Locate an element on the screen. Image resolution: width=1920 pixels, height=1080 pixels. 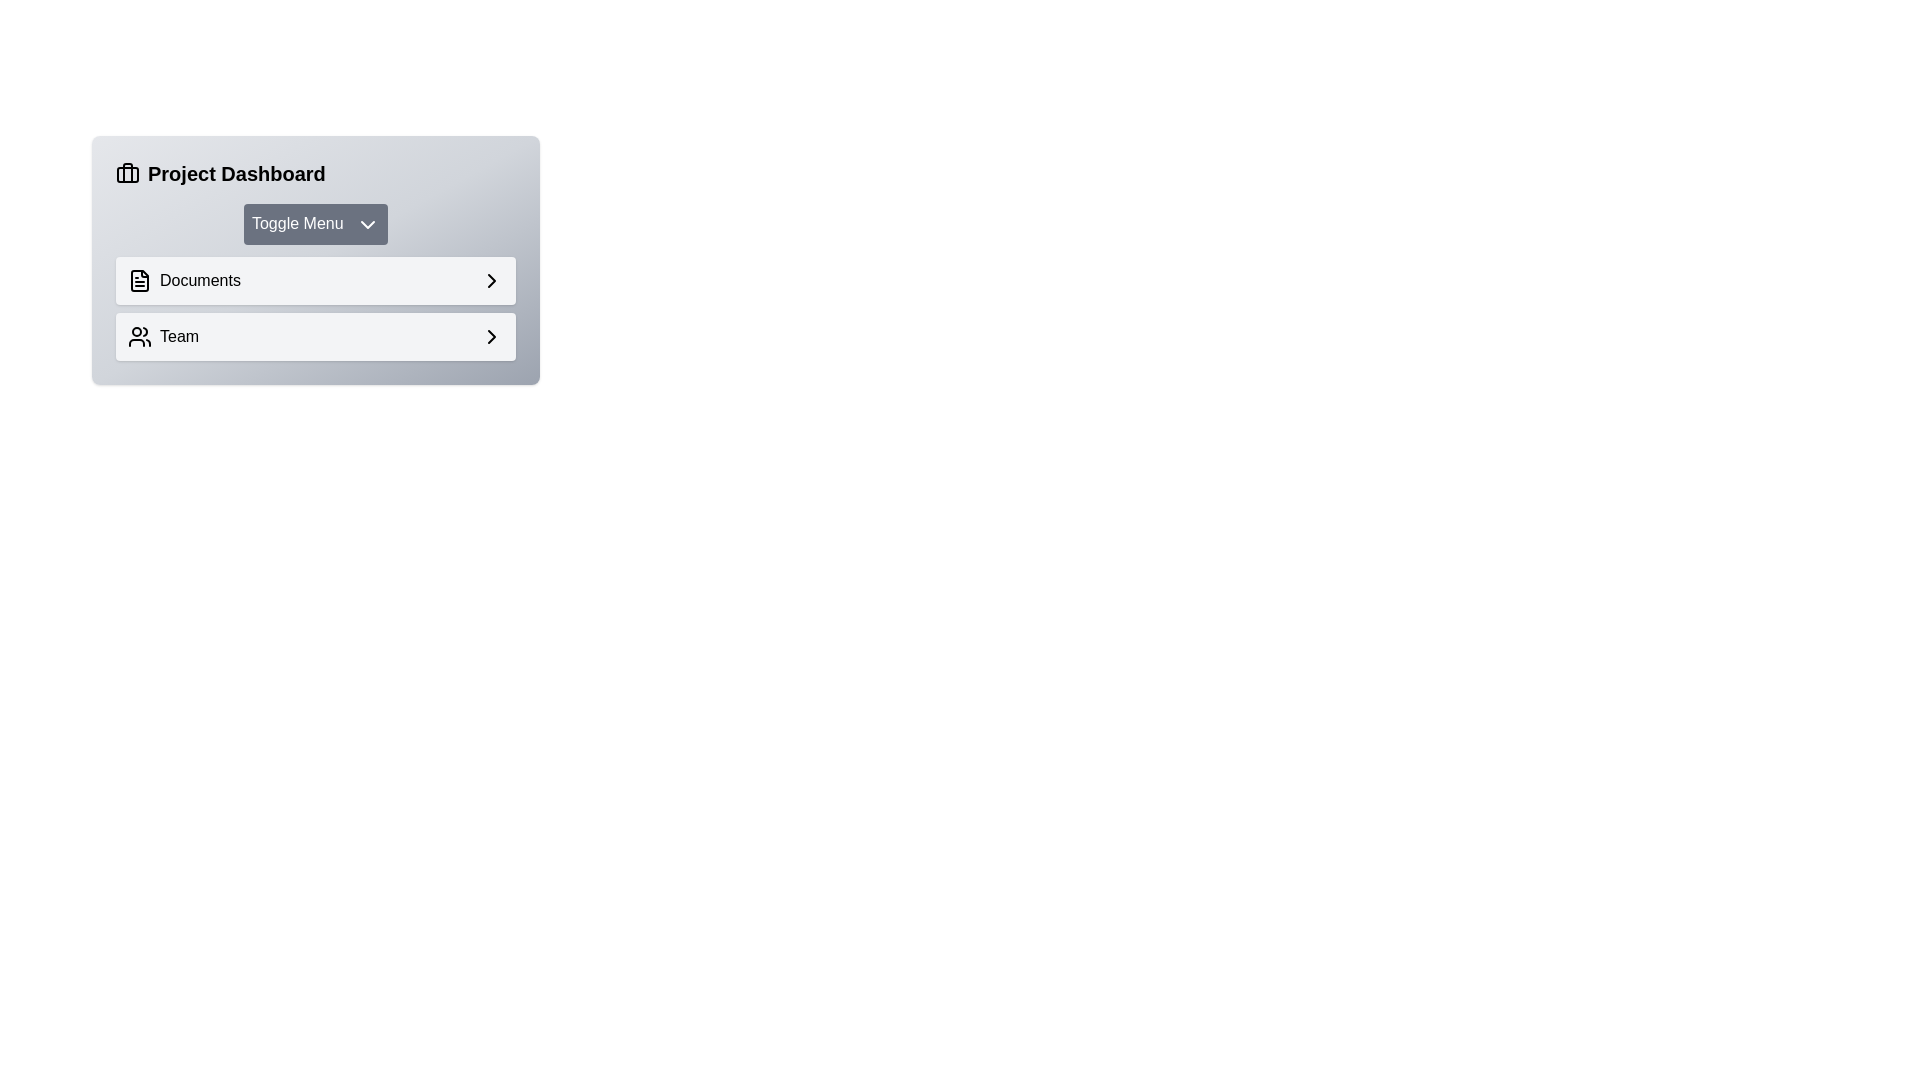
the briefcase icon located to the left of the text 'Project Dashboard' in the header of the card-like component is located at coordinates (127, 172).